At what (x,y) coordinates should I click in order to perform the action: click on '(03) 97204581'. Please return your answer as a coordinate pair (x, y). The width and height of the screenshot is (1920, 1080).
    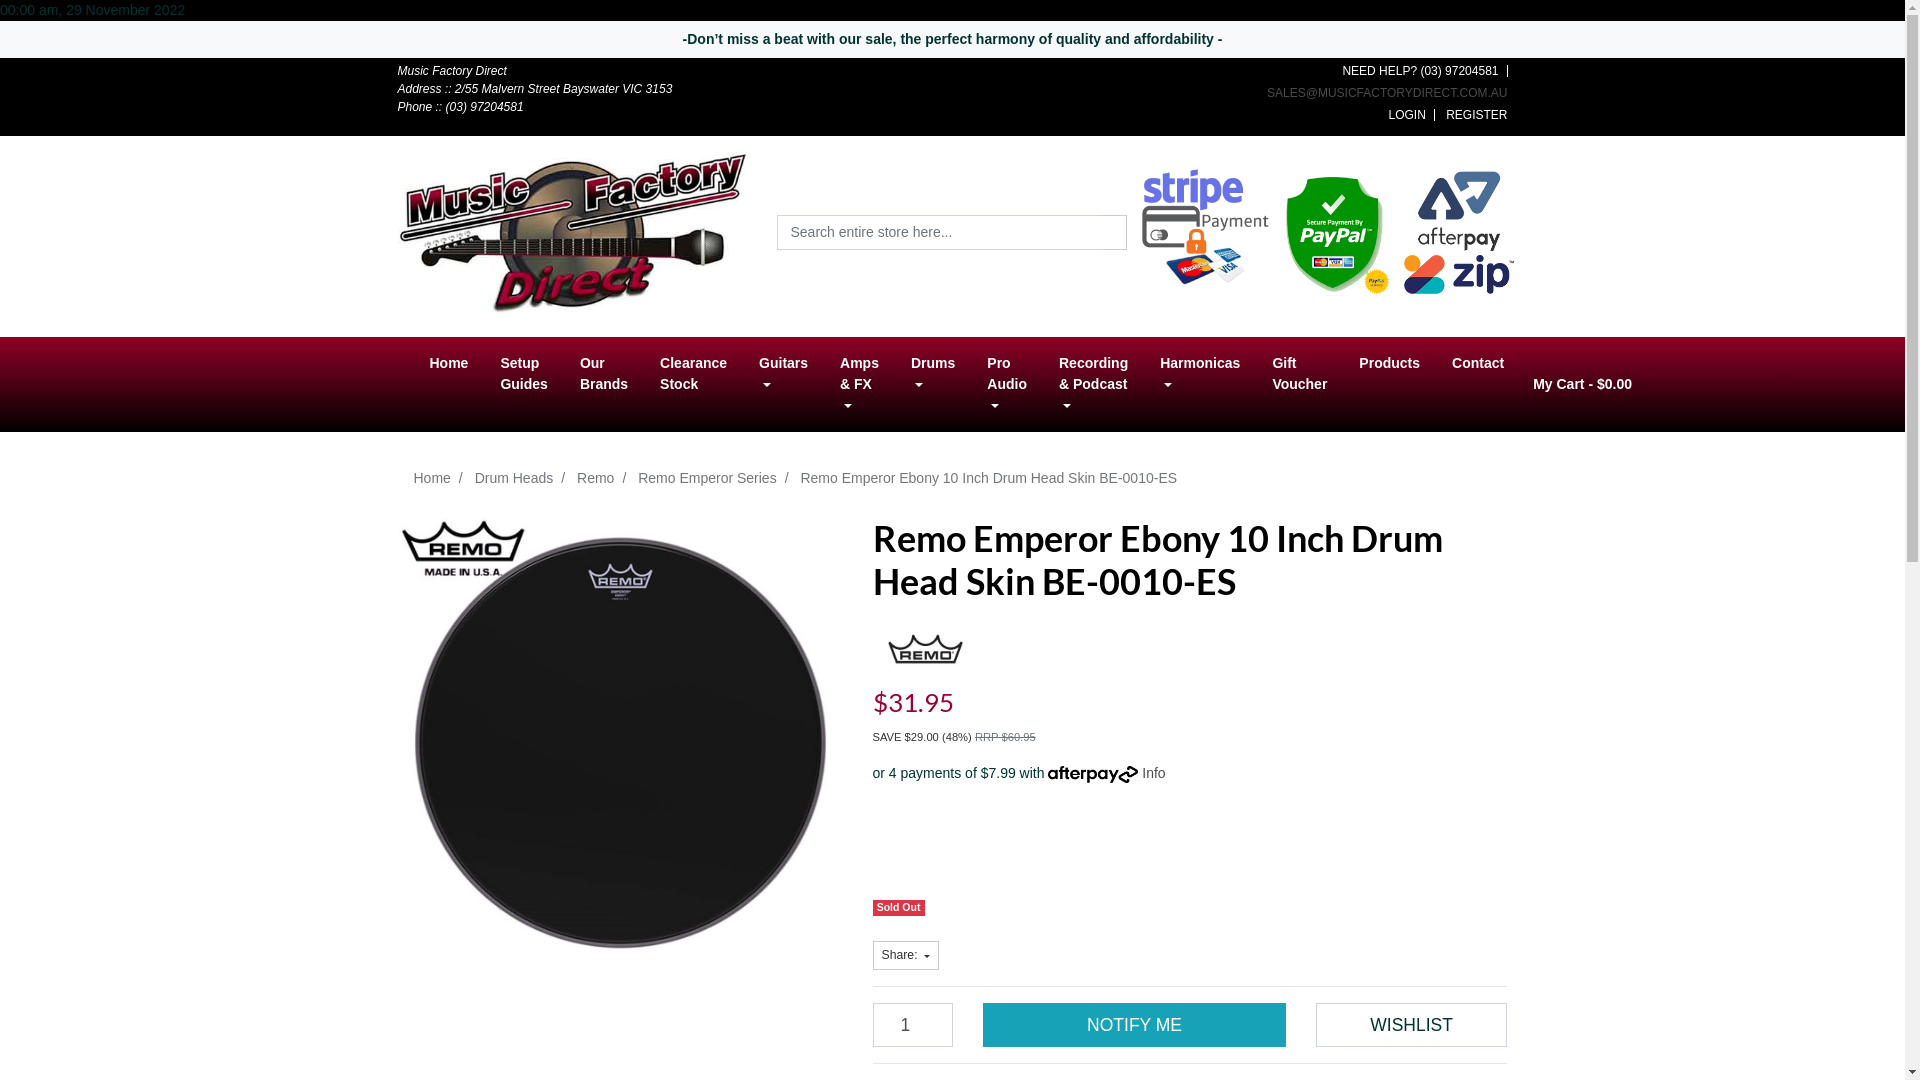
    Looking at the image, I should click on (1459, 69).